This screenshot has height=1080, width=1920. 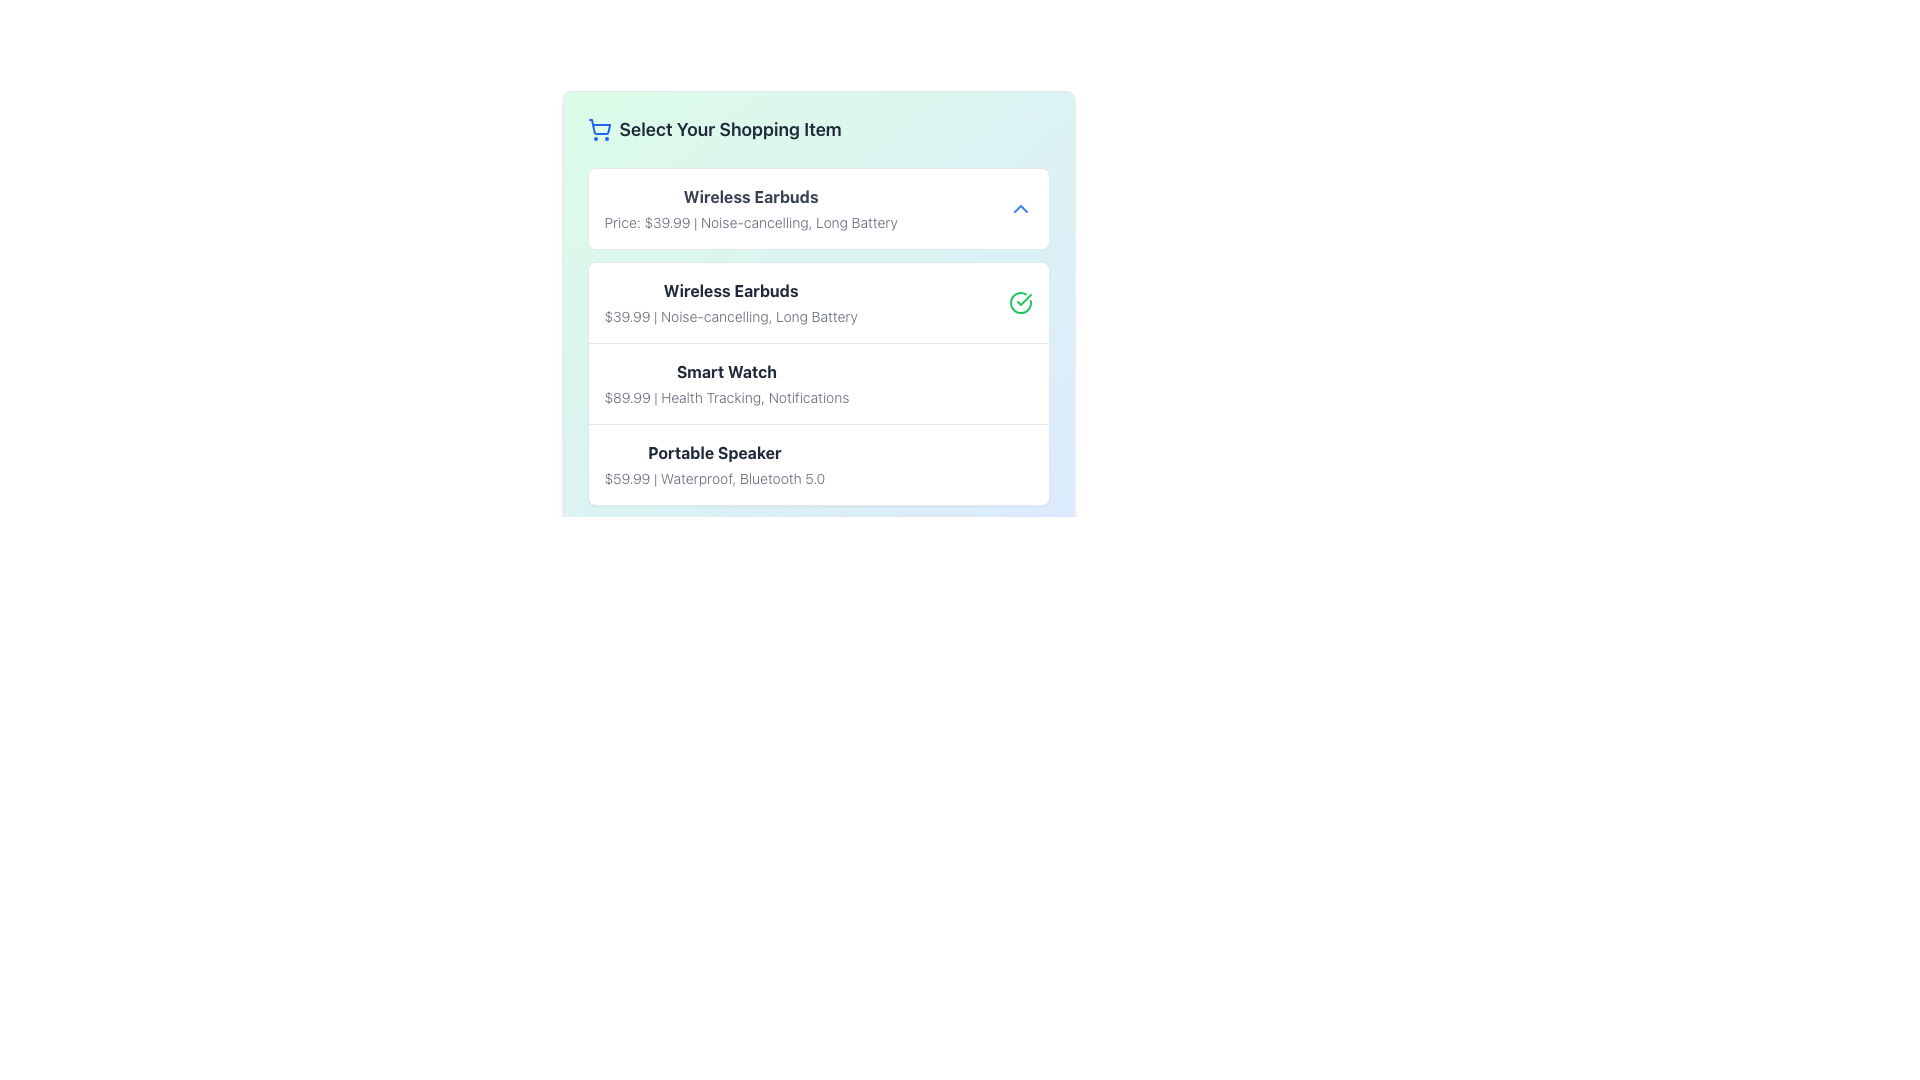 I want to click on the text block representing the 'Portable Speaker', so click(x=714, y=465).